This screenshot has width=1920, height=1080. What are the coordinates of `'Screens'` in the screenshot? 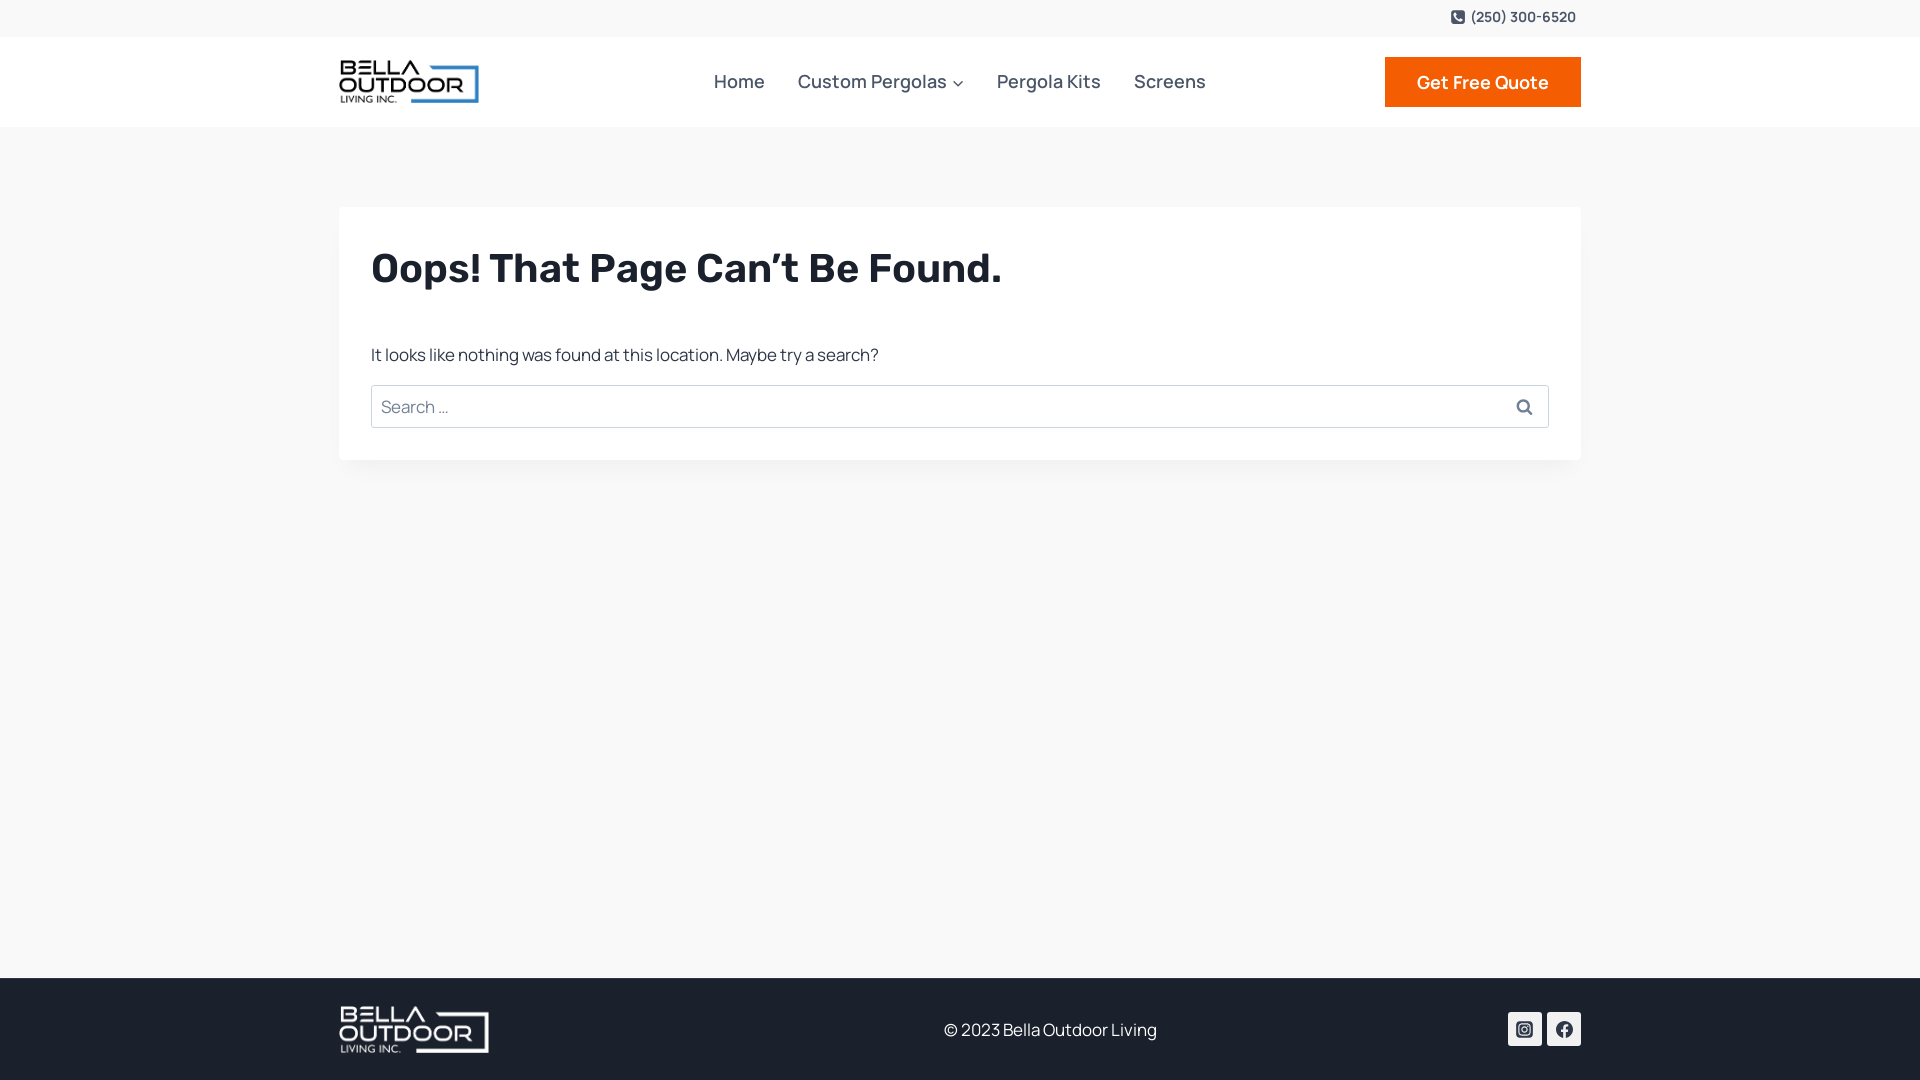 It's located at (1169, 80).